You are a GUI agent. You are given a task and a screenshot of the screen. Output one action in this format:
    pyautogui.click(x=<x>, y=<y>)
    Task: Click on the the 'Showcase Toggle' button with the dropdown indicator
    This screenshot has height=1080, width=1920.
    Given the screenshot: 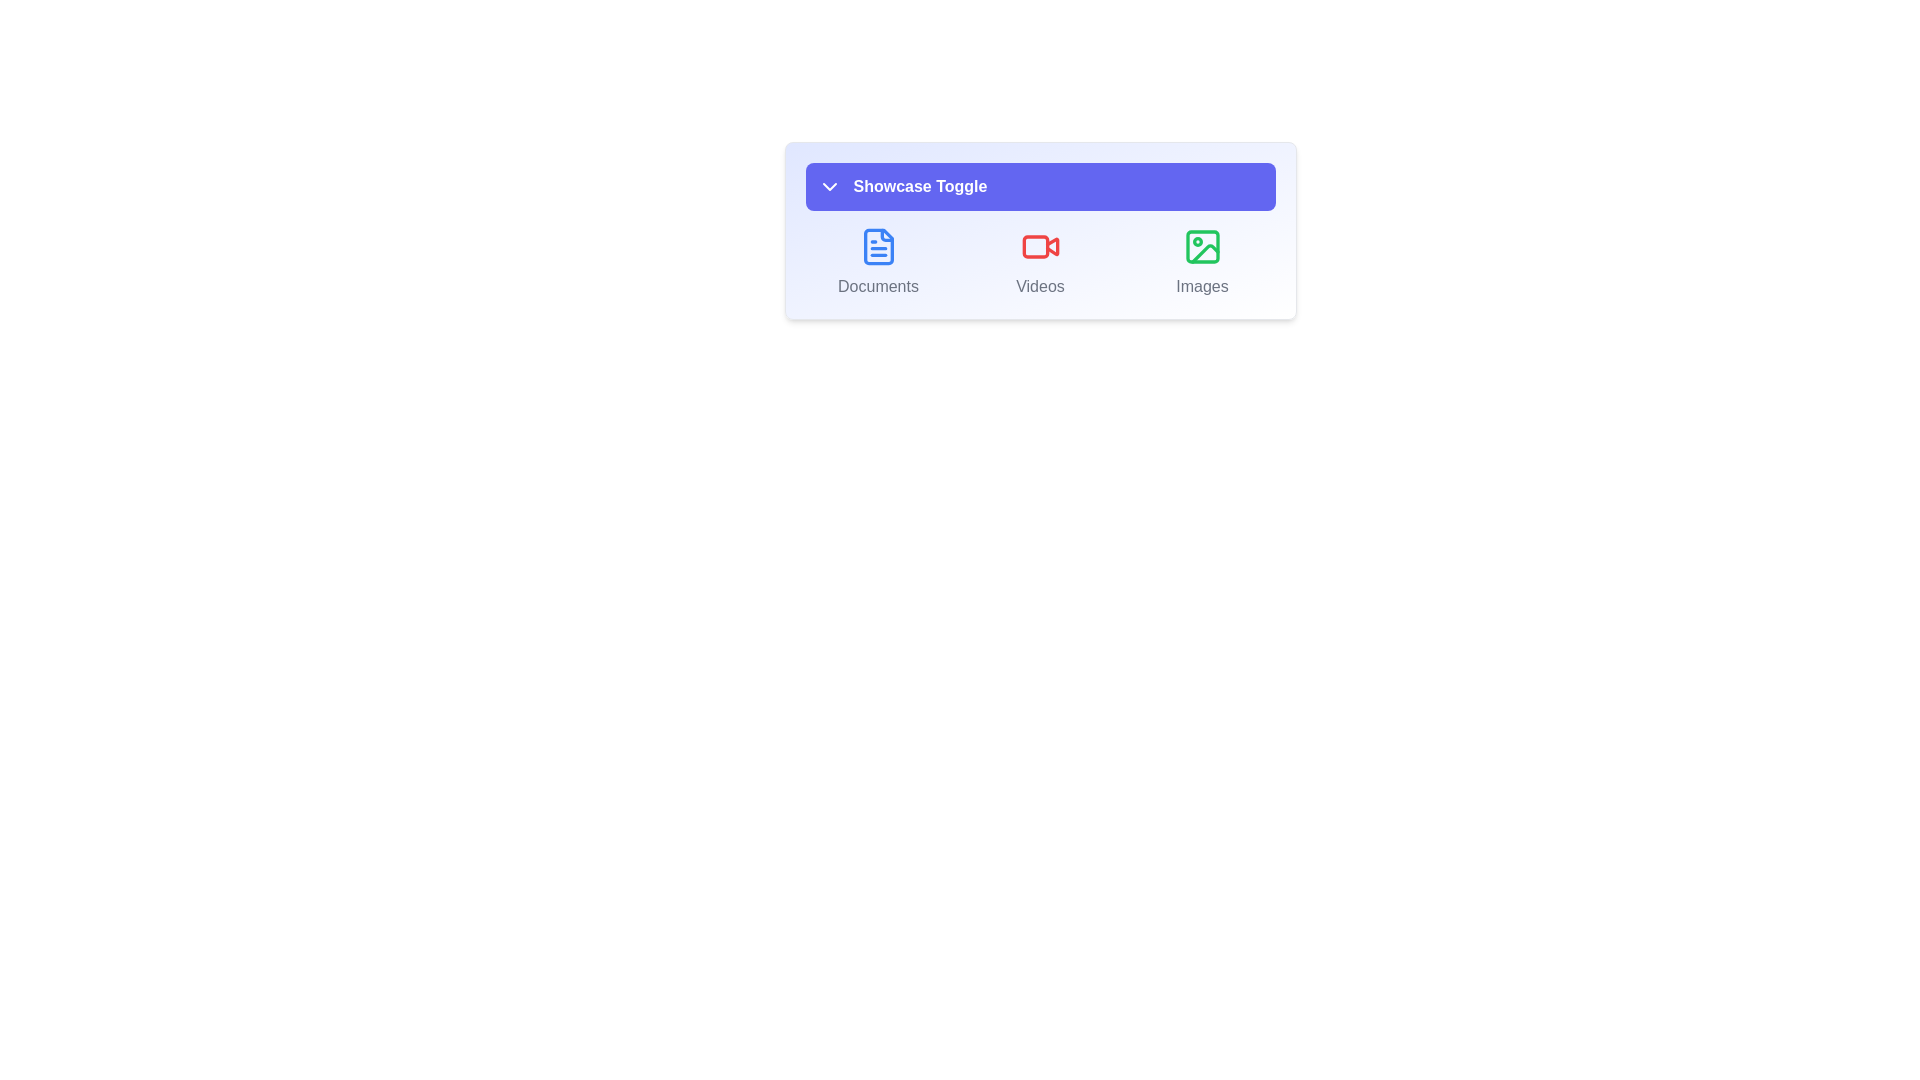 What is the action you would take?
    pyautogui.click(x=1040, y=186)
    